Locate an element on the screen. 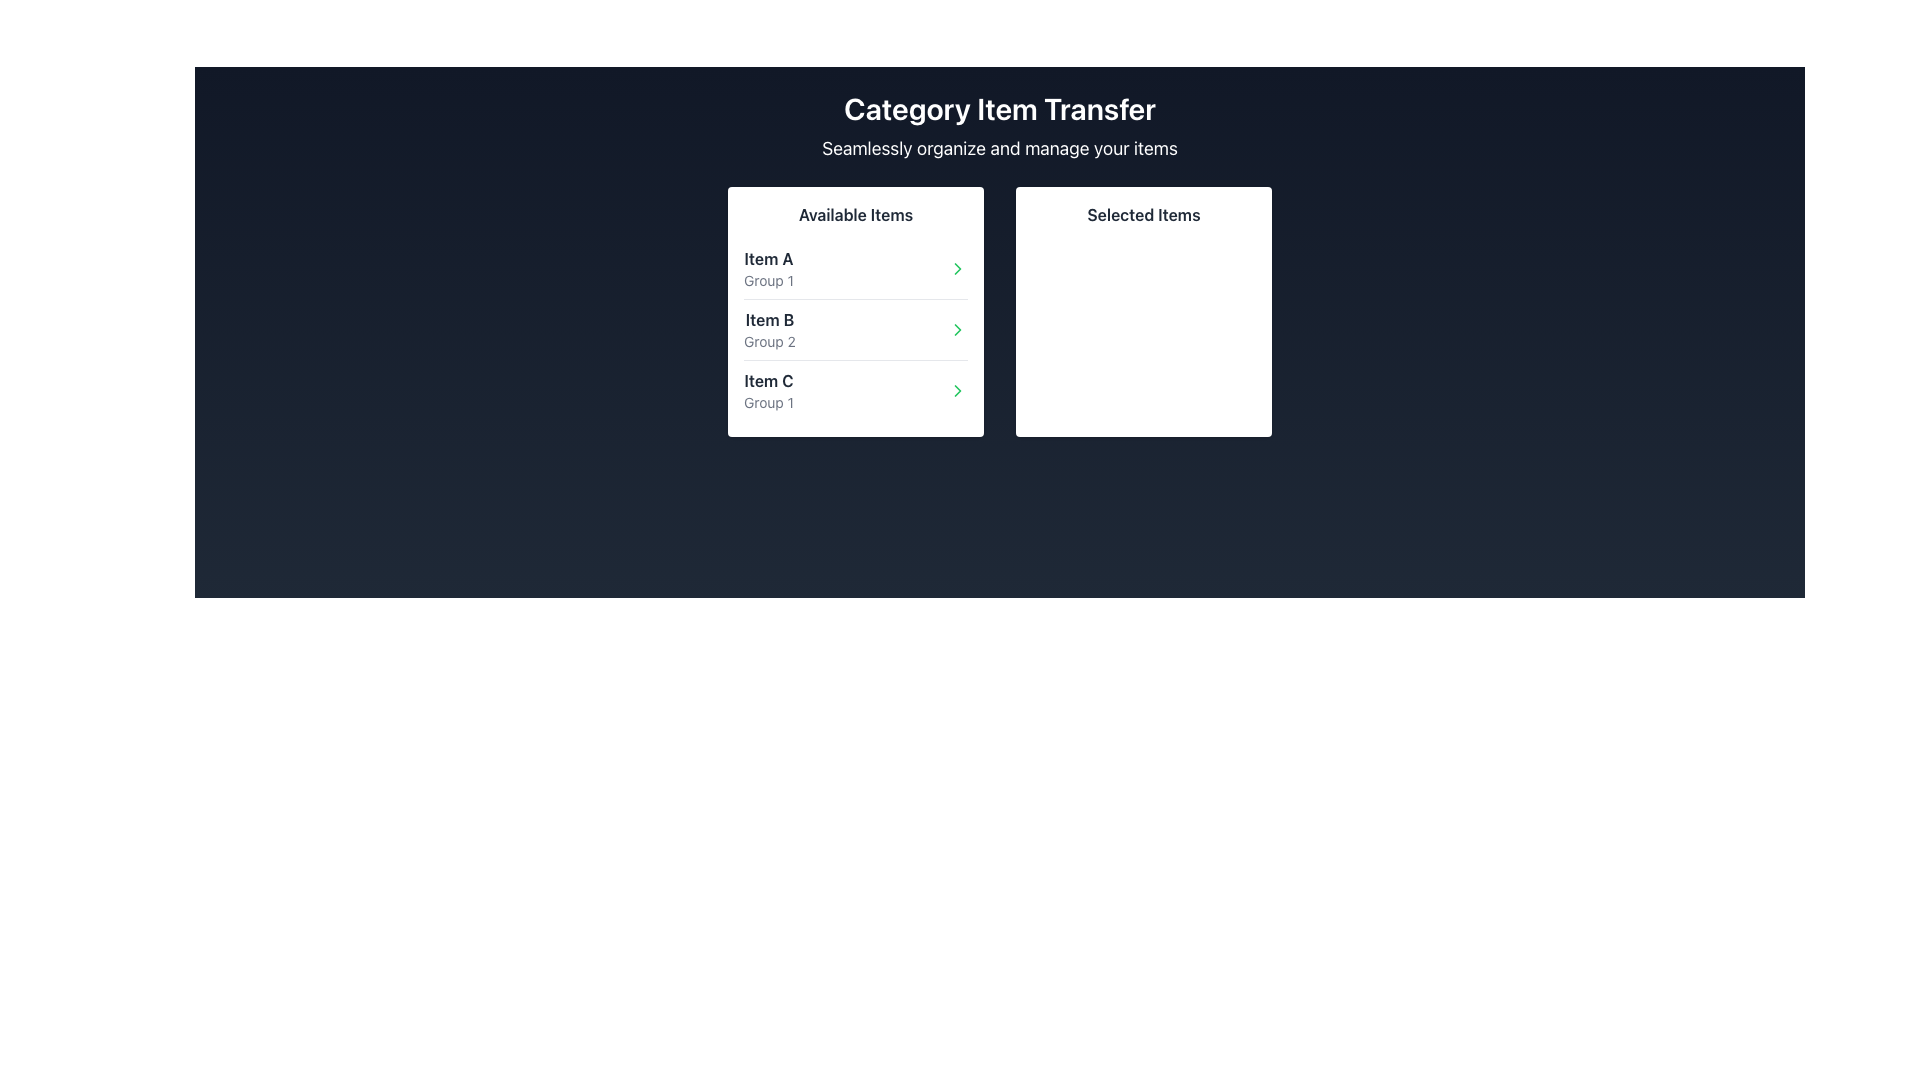 The height and width of the screenshot is (1080, 1920). to select or interact with the row containing 'Item B' in 'Group 2' from the list of available items is located at coordinates (855, 329).